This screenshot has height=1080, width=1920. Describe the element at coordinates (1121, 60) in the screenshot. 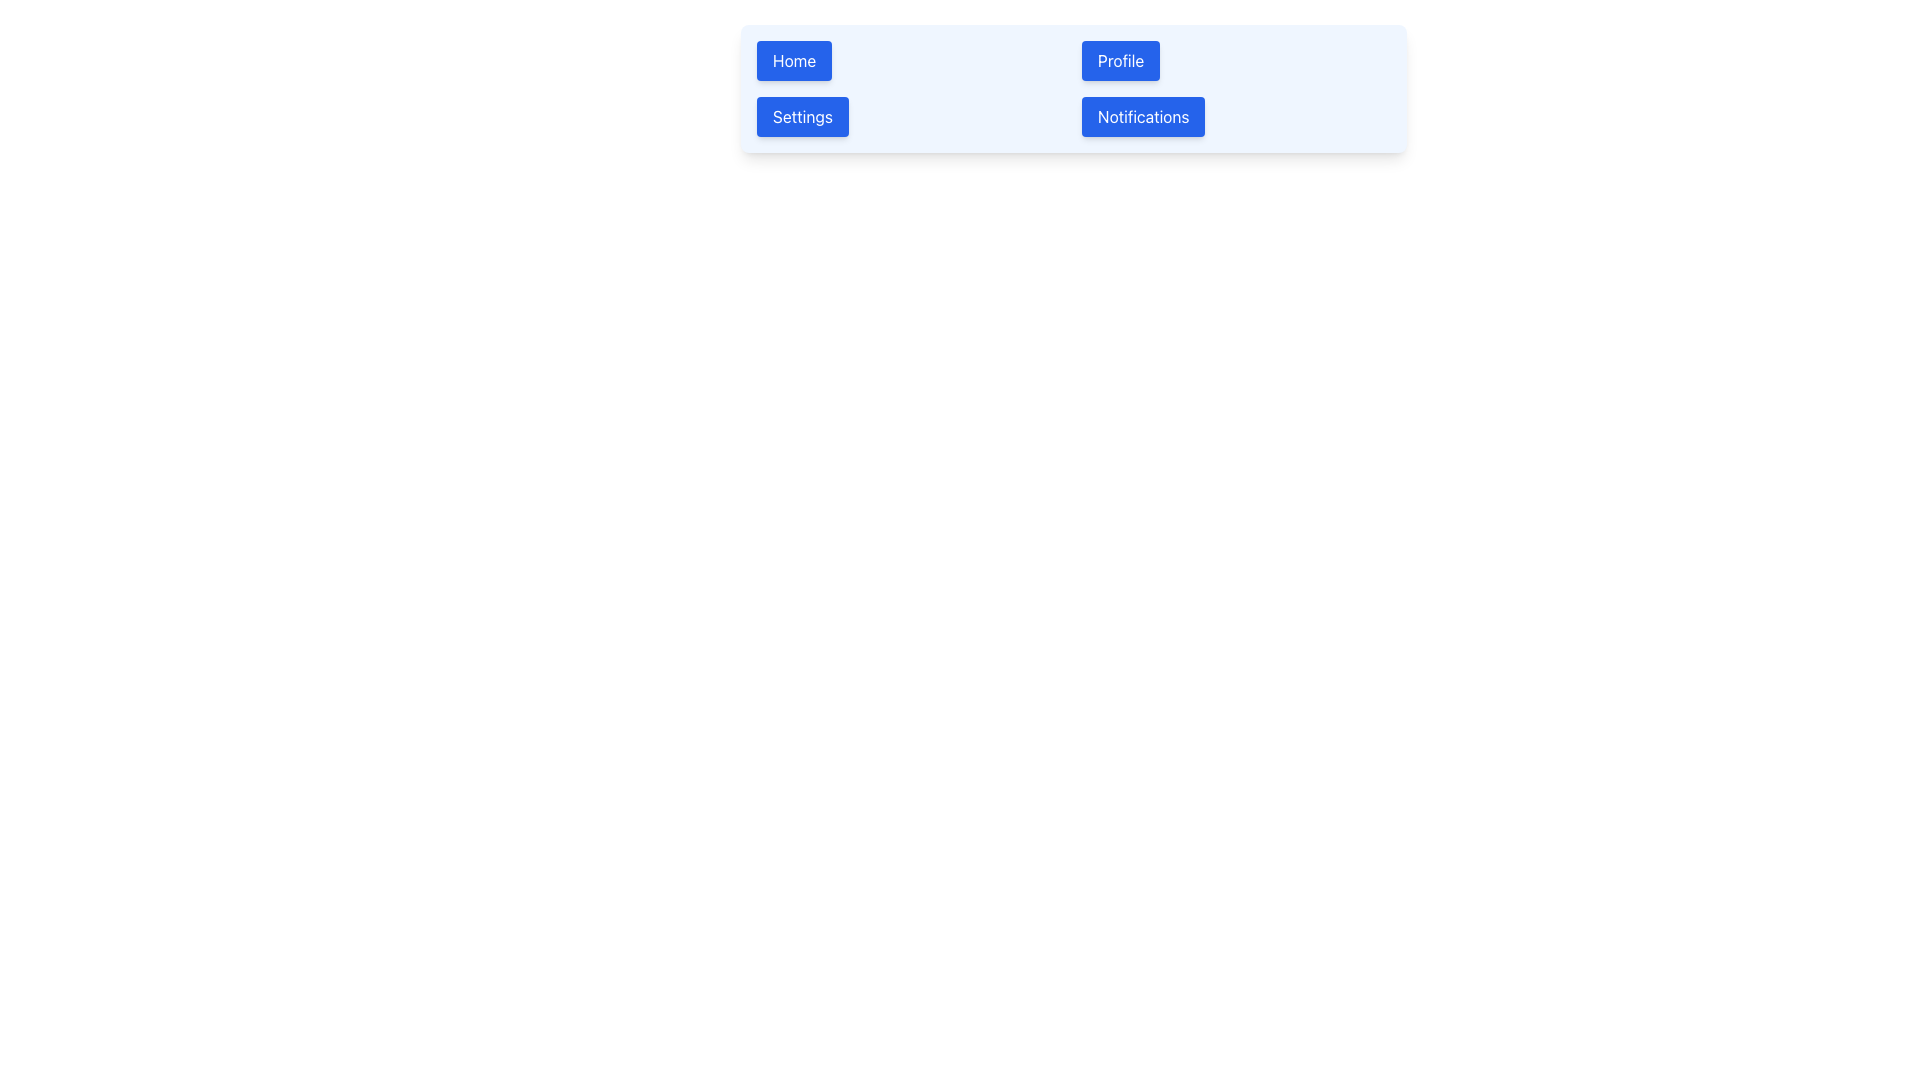

I see `the blue 'Profile' button with white text, located in the top-right area of the interface` at that location.